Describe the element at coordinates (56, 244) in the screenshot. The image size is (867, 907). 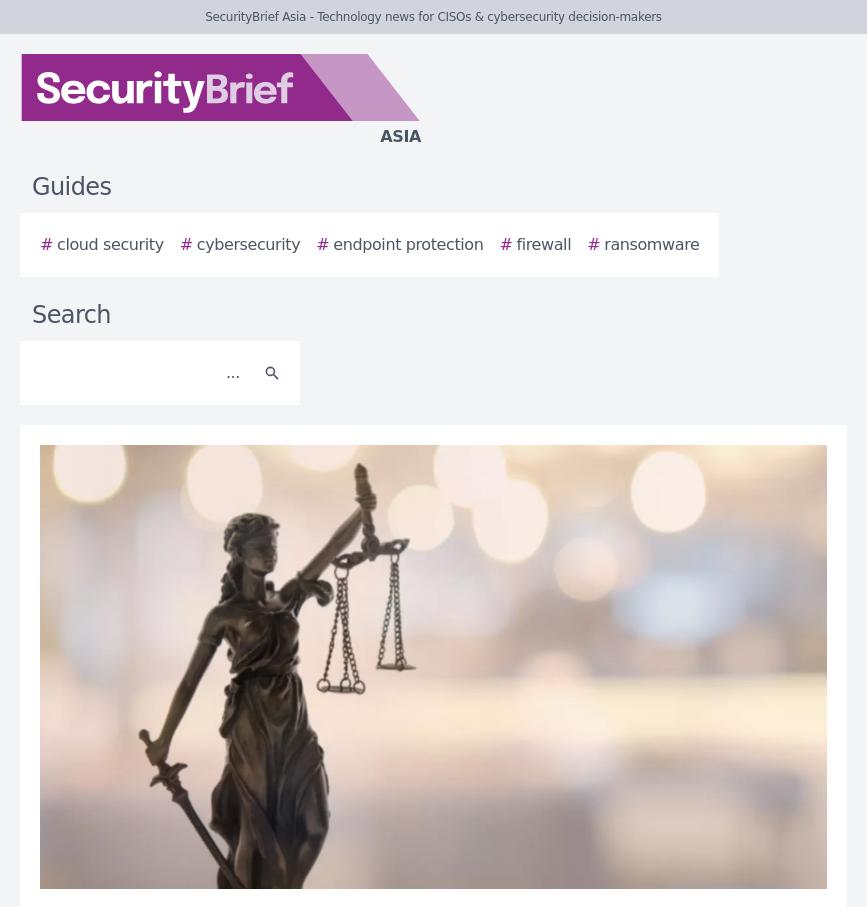
I see `'cloud security'` at that location.